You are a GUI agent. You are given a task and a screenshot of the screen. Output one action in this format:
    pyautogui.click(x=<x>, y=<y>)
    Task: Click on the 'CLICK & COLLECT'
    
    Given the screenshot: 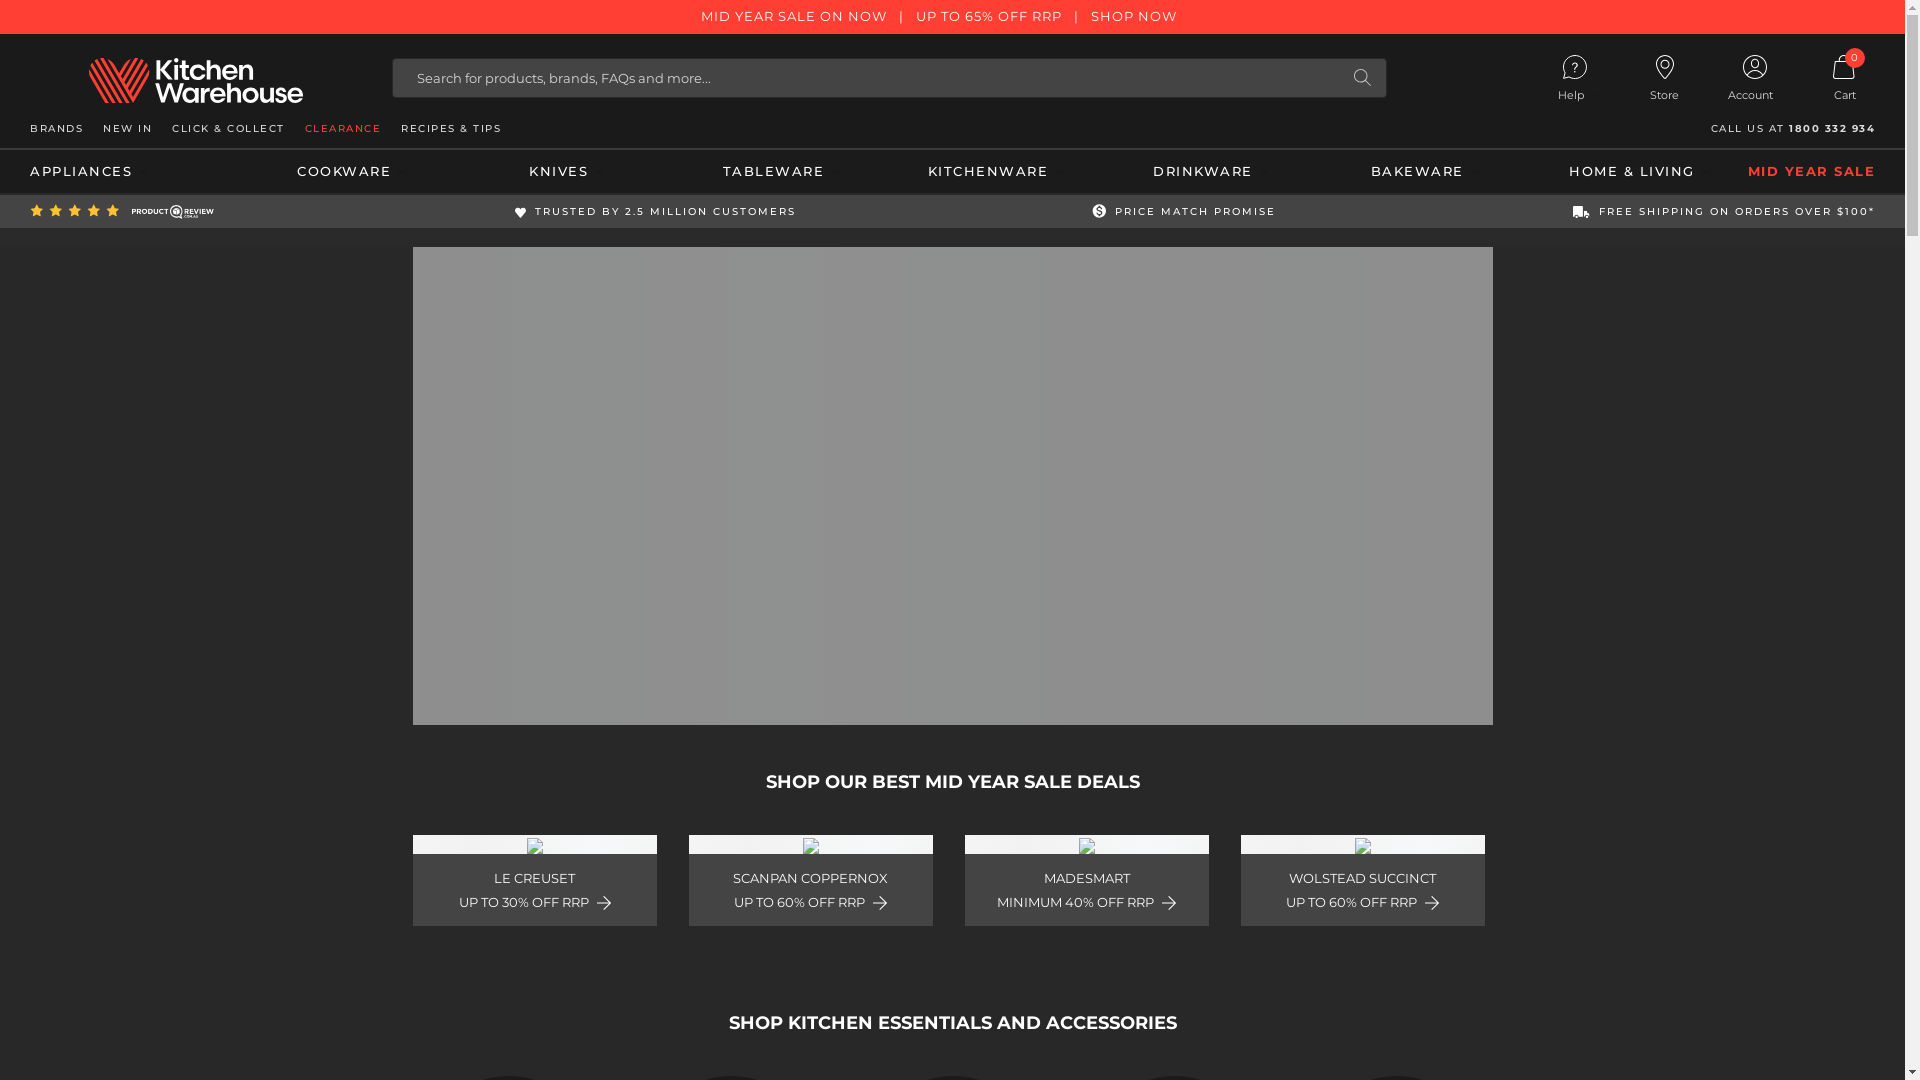 What is the action you would take?
    pyautogui.click(x=228, y=128)
    